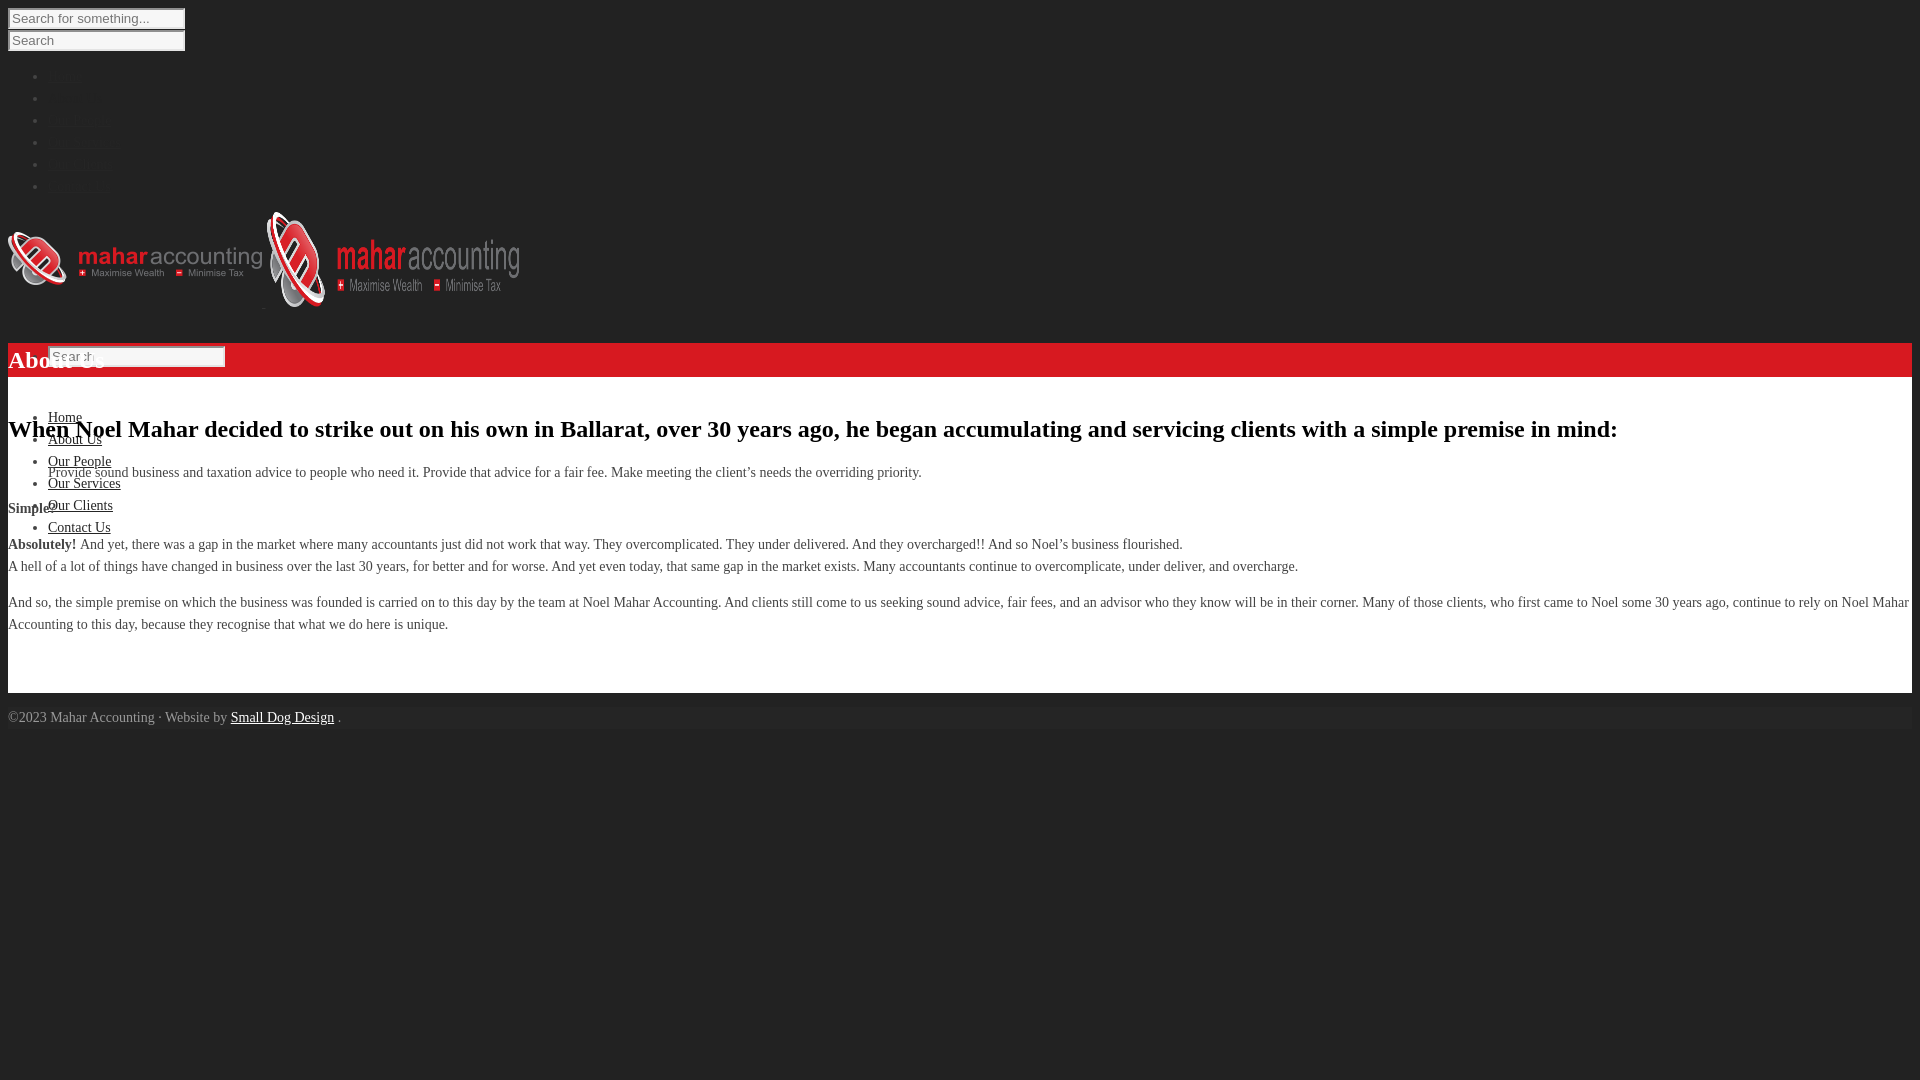  What do you see at coordinates (79, 186) in the screenshot?
I see `'Contact Us'` at bounding box center [79, 186].